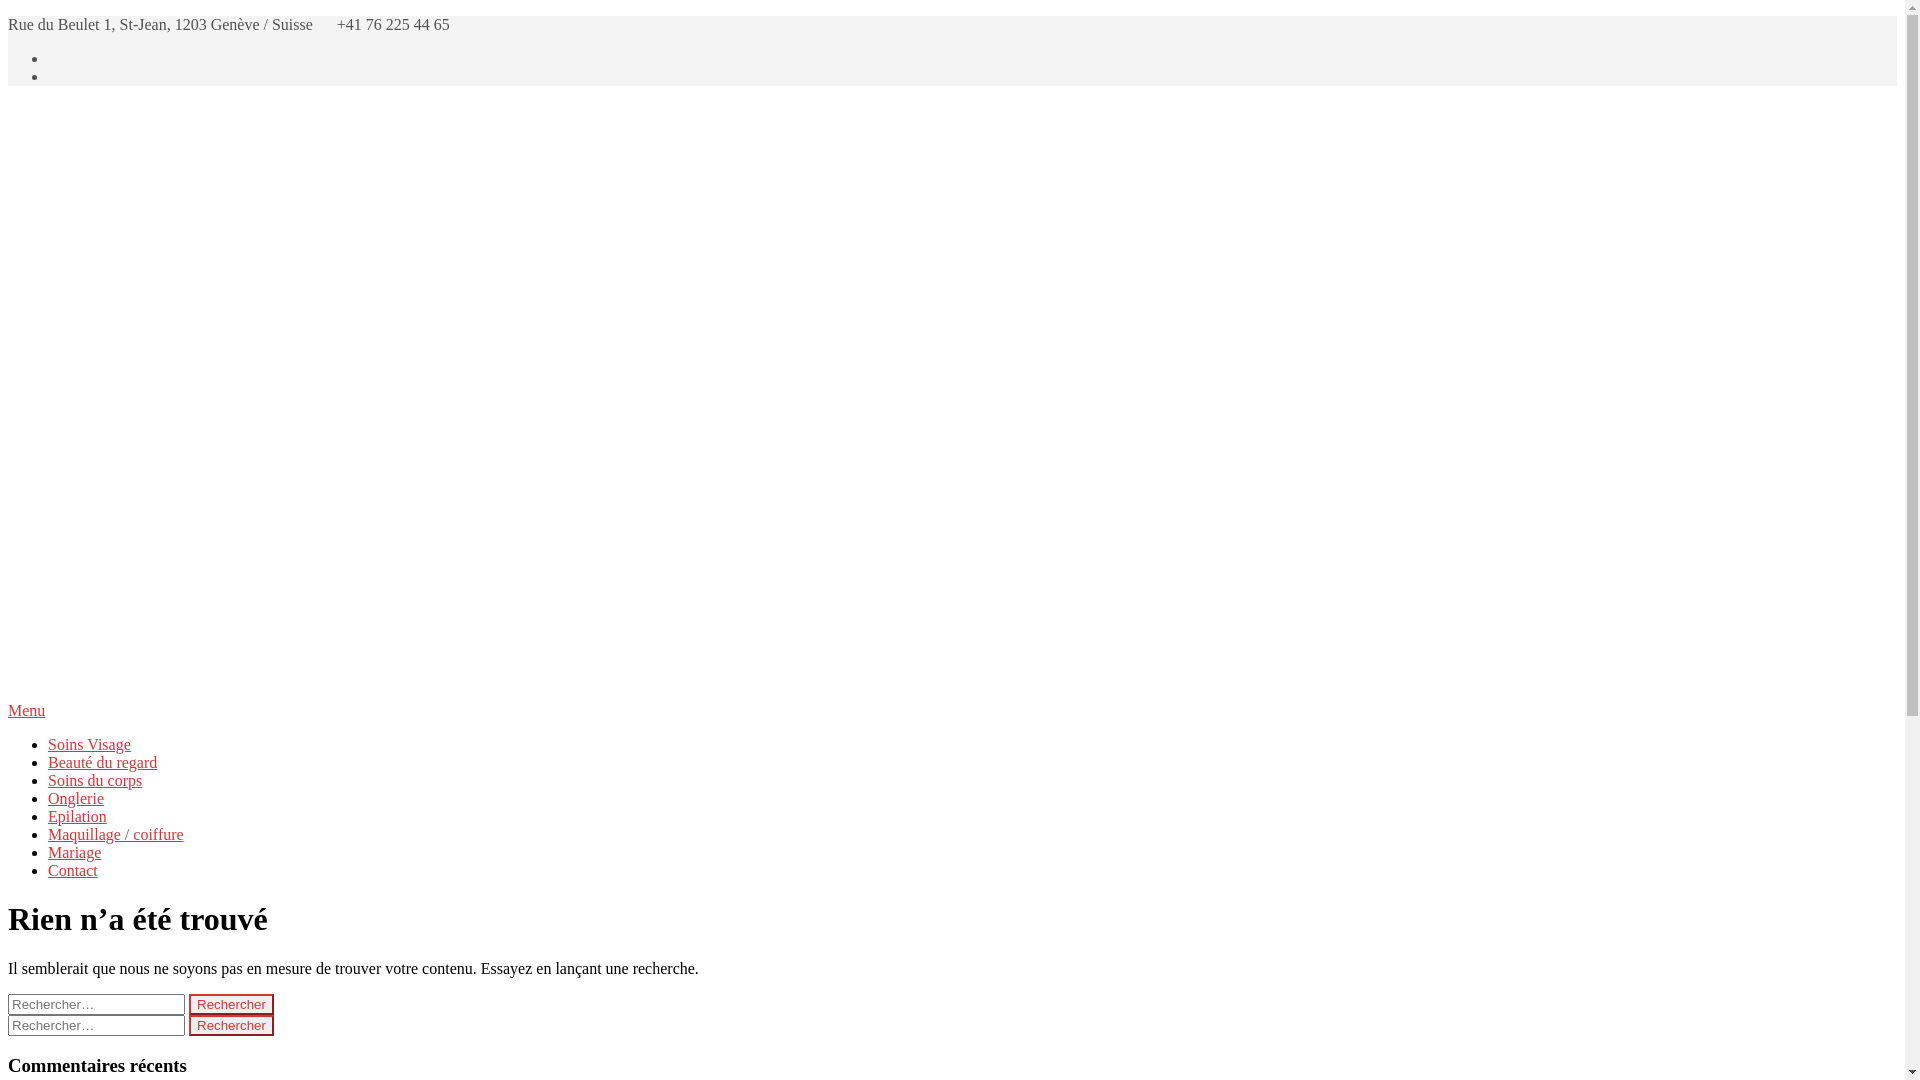 Image resolution: width=1920 pixels, height=1080 pixels. I want to click on 'Soins Visage', so click(48, 744).